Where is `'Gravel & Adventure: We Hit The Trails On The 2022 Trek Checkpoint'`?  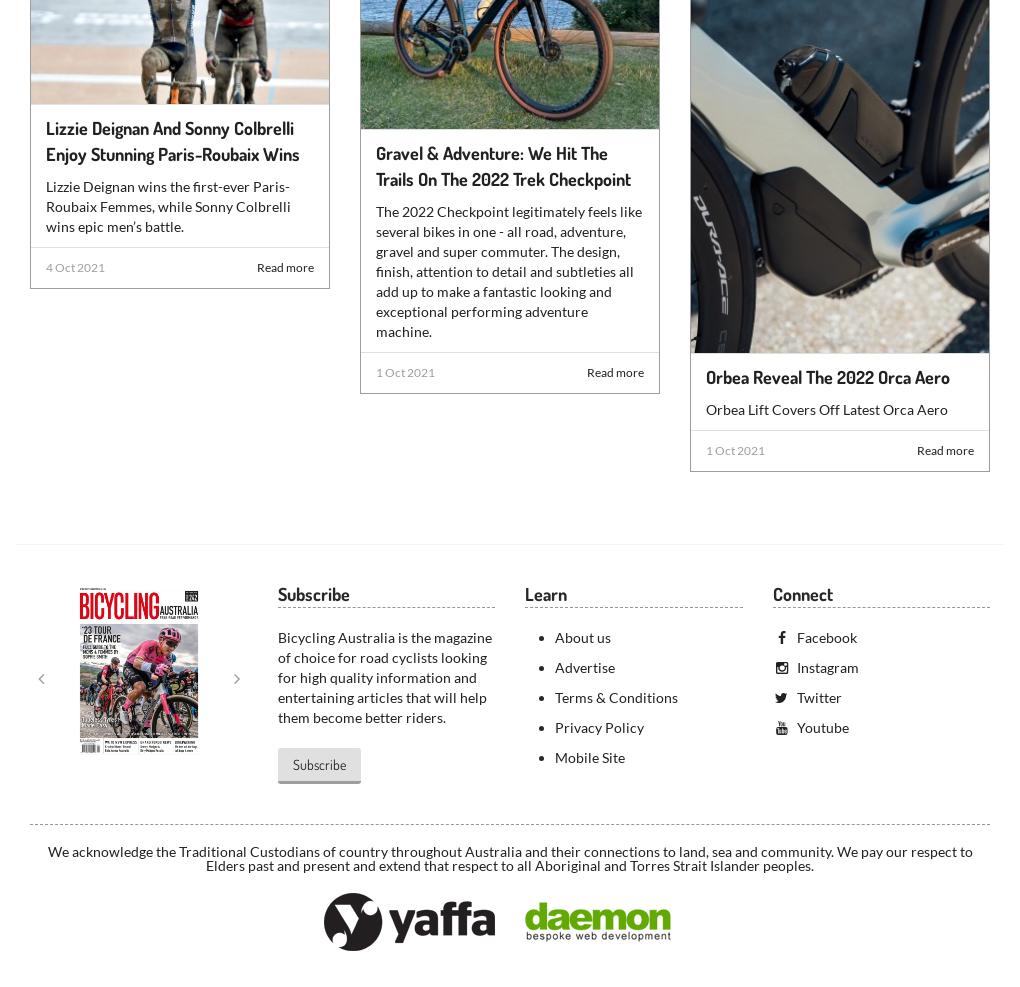 'Gravel & Adventure: We Hit The Trails On The 2022 Trek Checkpoint' is located at coordinates (503, 165).